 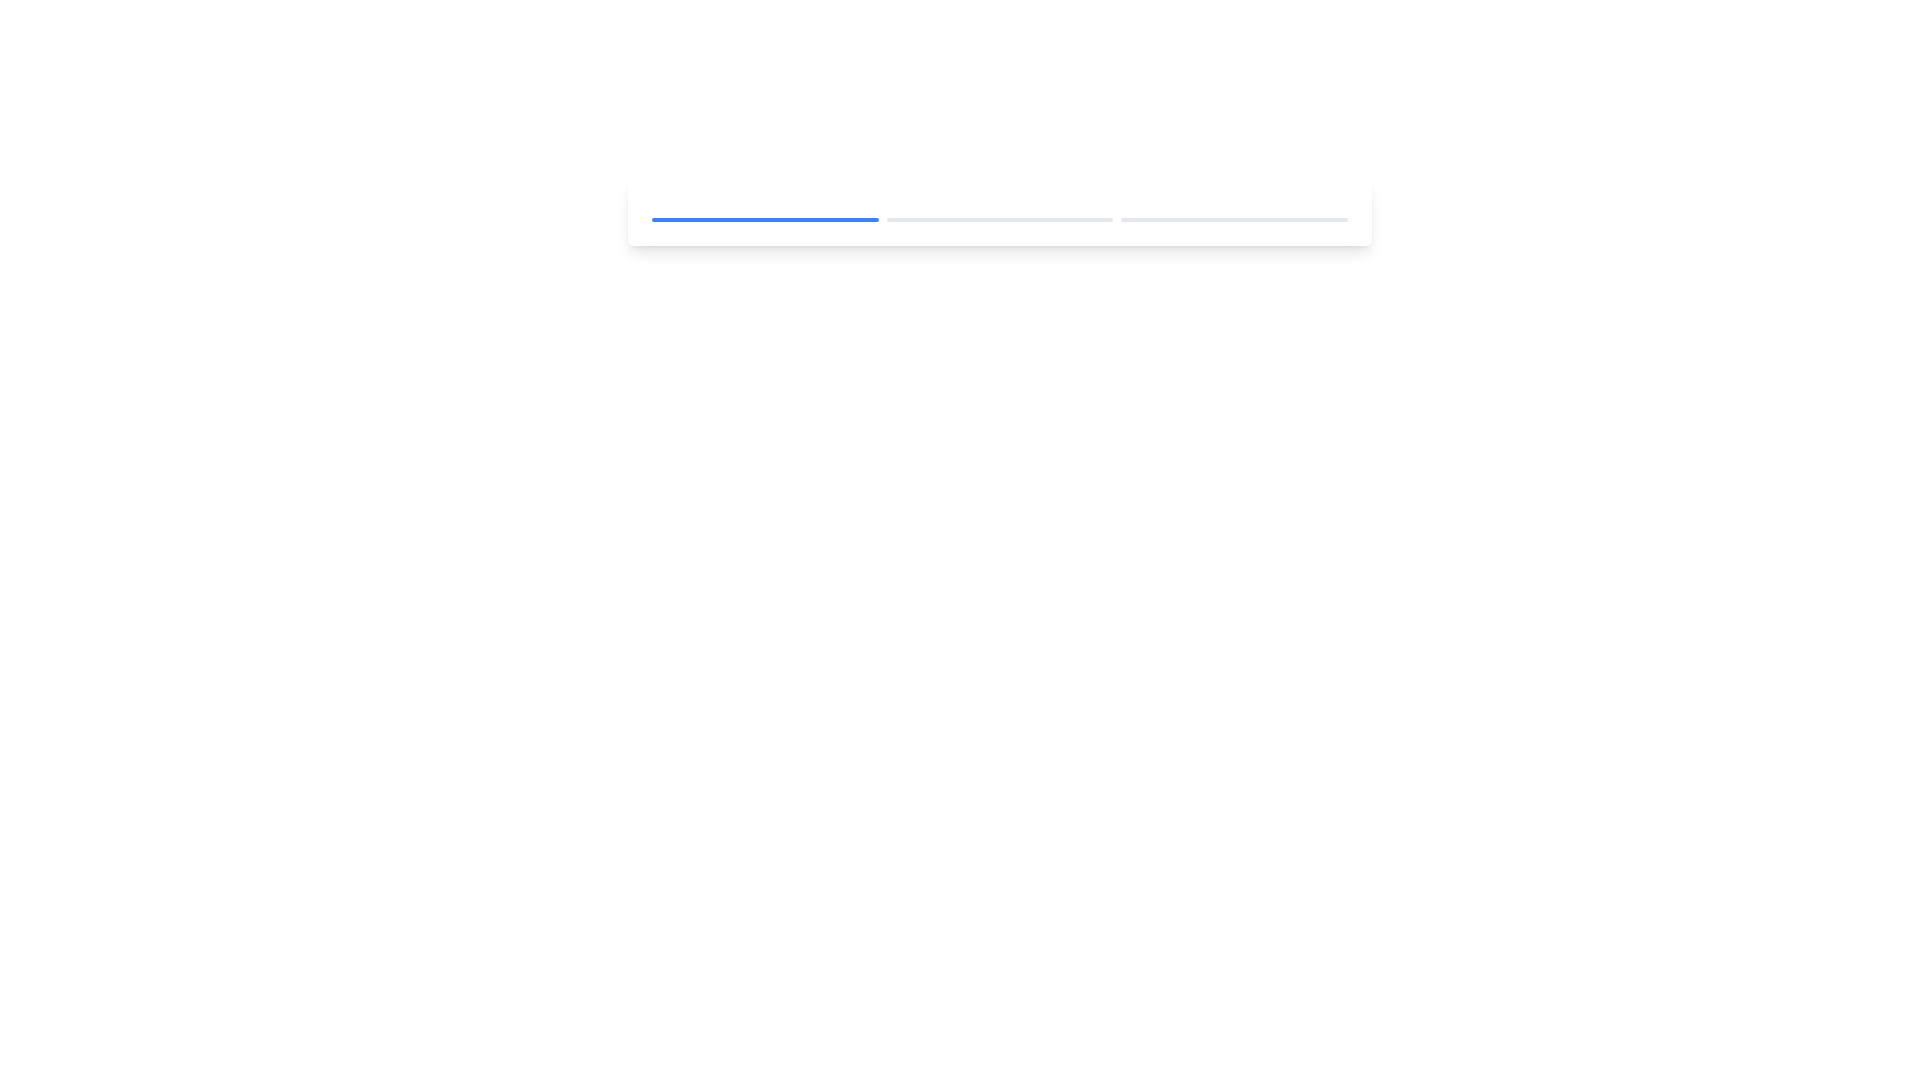 I want to click on the third selectable placeholder, which is a rectangular strip with rounded edges and a gray border, so click(x=1233, y=219).